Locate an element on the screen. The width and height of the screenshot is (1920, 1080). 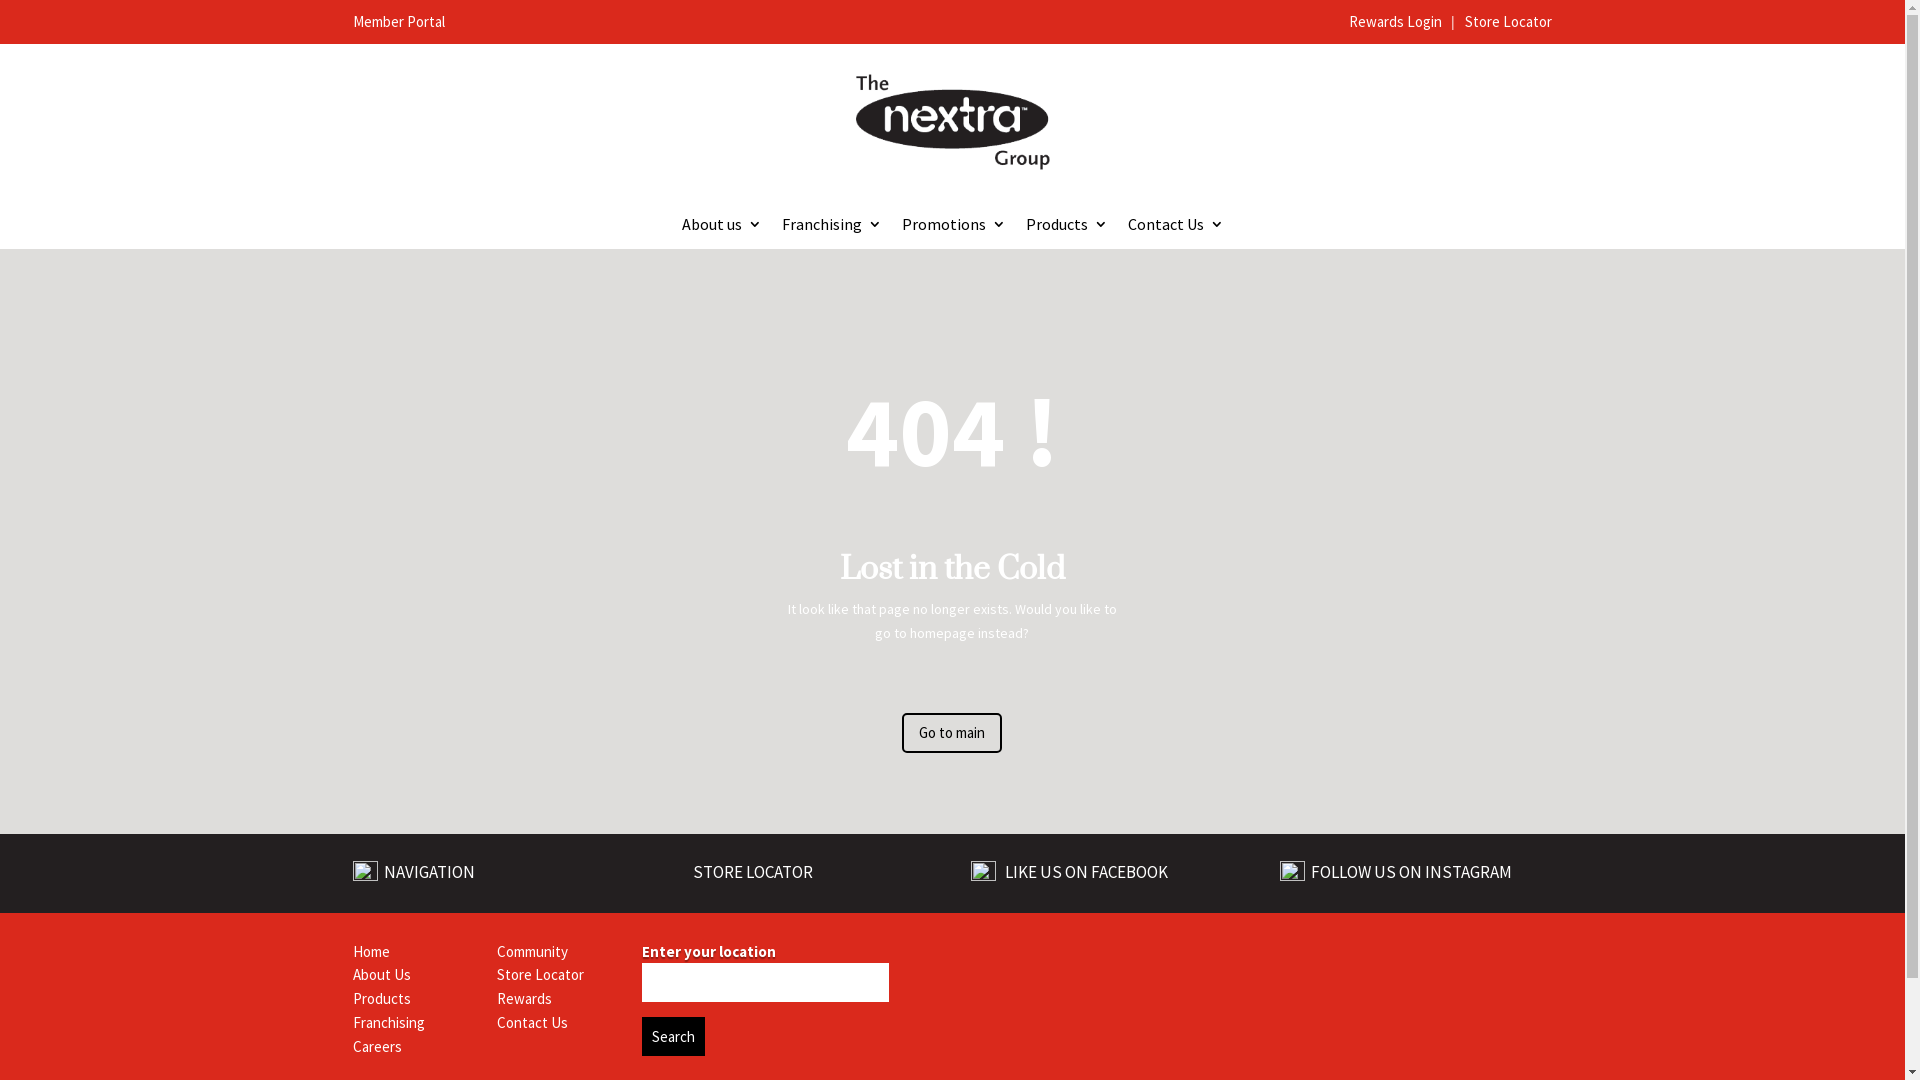
'Products' is located at coordinates (380, 998).